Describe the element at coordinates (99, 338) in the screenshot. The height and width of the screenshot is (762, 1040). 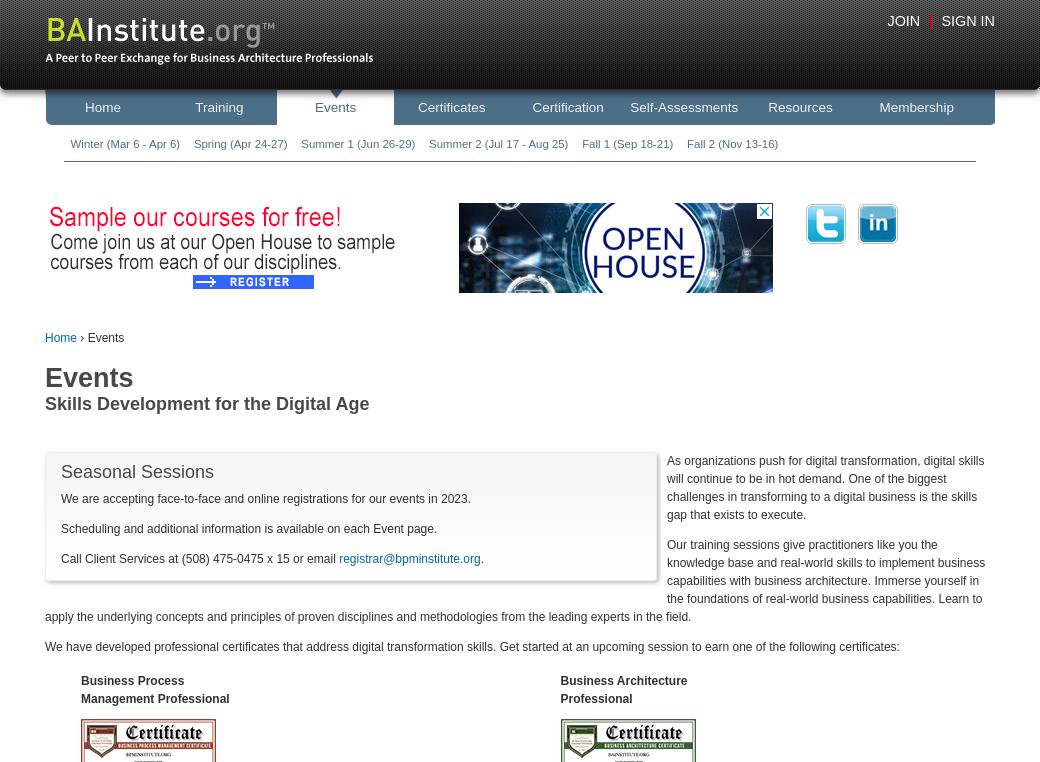
I see `'› Events'` at that location.